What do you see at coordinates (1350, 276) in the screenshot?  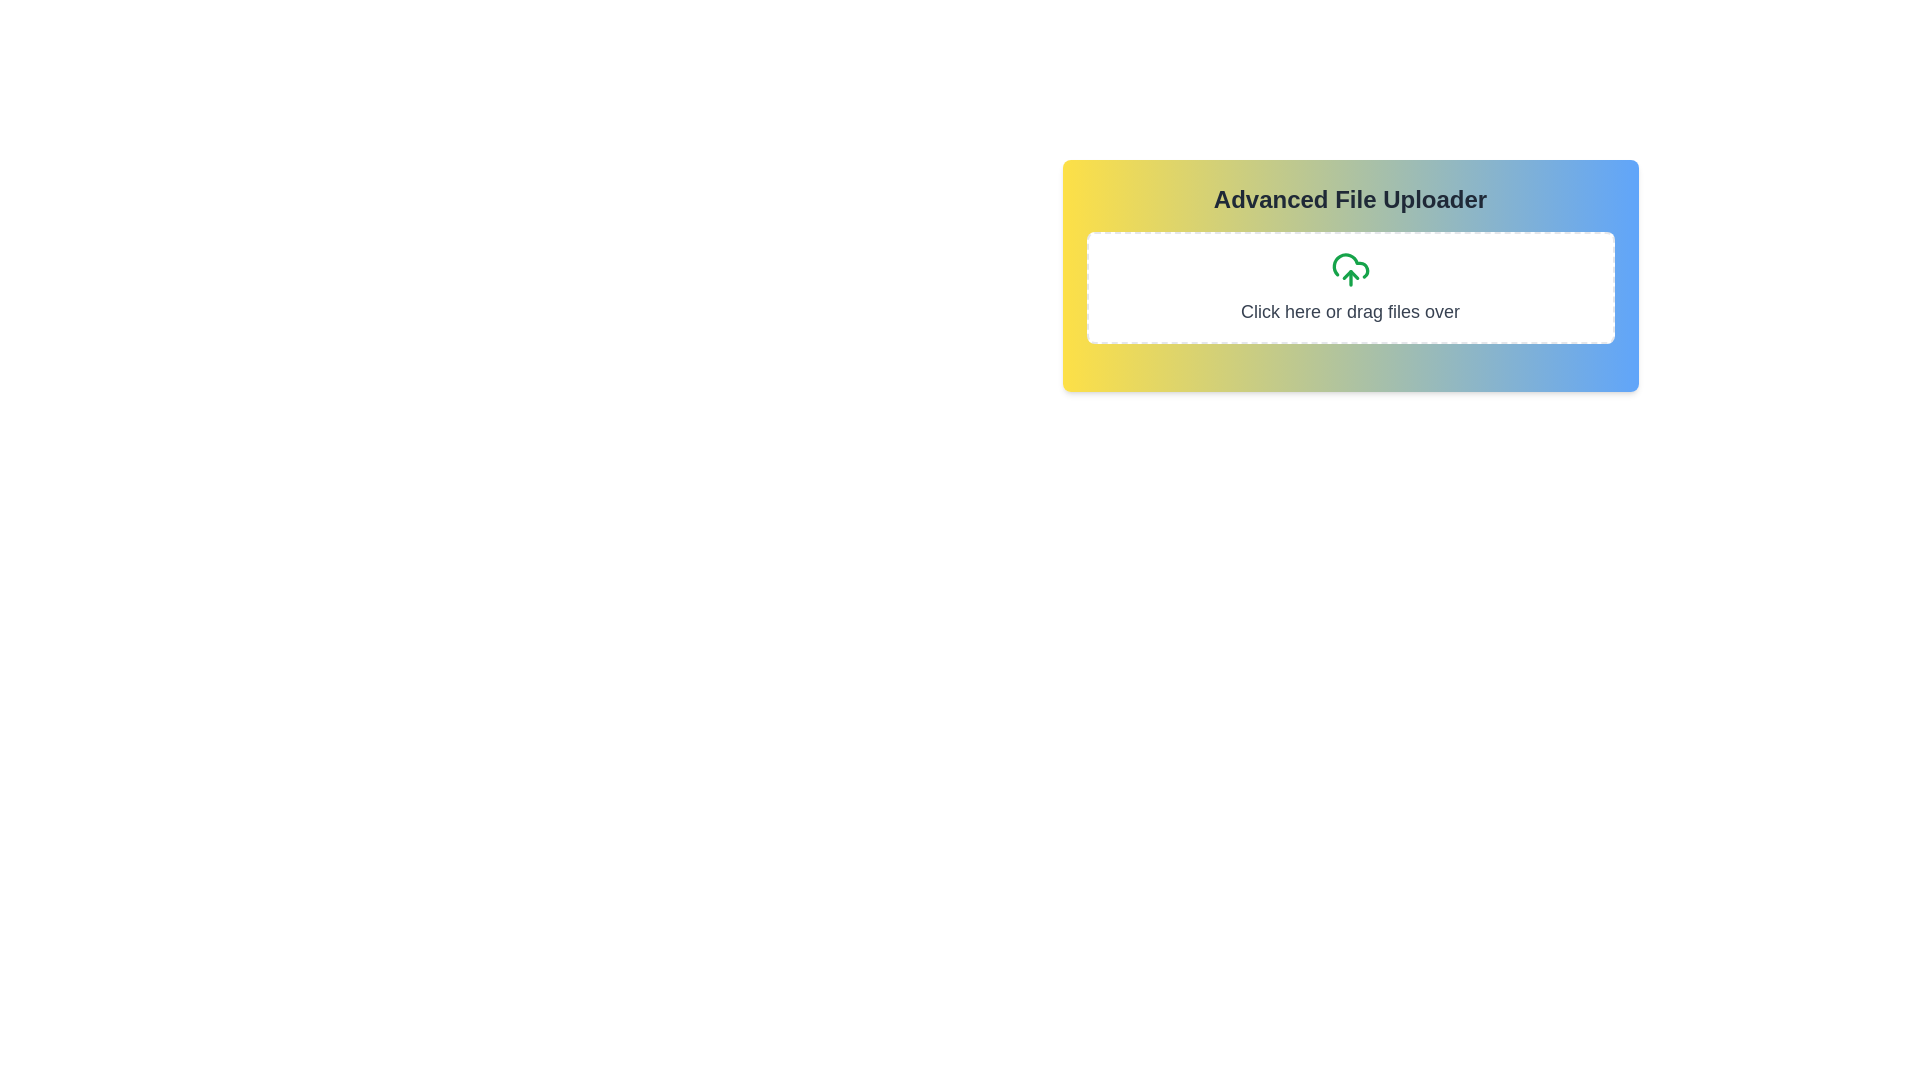 I see `and drop files onto the Interactive file uploader module, which features a gradient background, dashed border, and a cloud upload icon with the prompt 'Click here or drag files over'` at bounding box center [1350, 276].